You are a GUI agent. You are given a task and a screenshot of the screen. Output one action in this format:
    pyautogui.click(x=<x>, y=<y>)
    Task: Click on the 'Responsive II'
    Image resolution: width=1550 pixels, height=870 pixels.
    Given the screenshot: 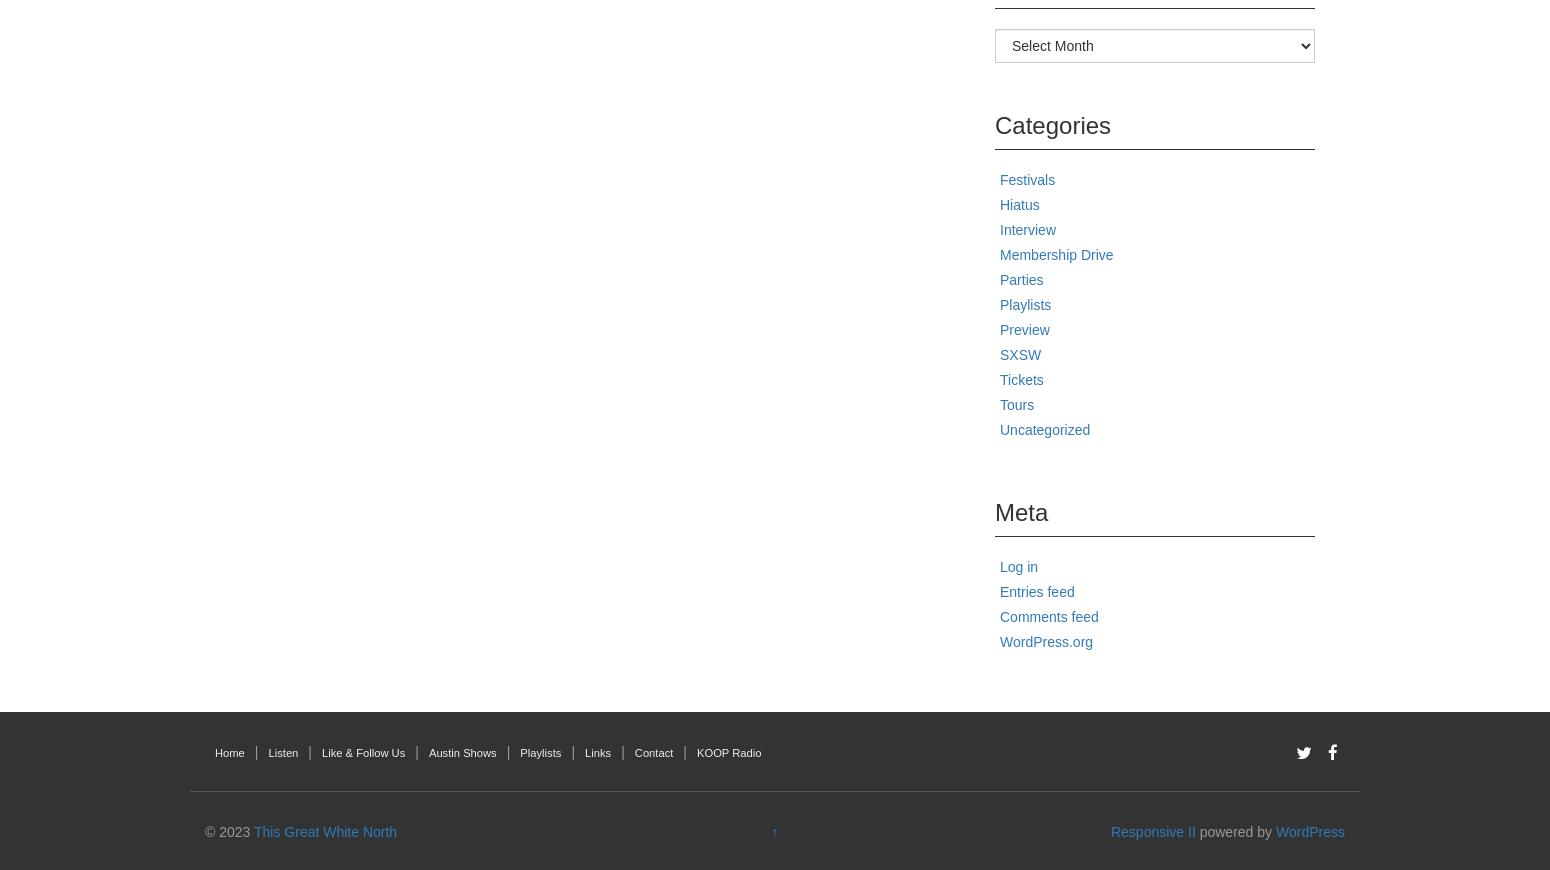 What is the action you would take?
    pyautogui.click(x=1151, y=831)
    